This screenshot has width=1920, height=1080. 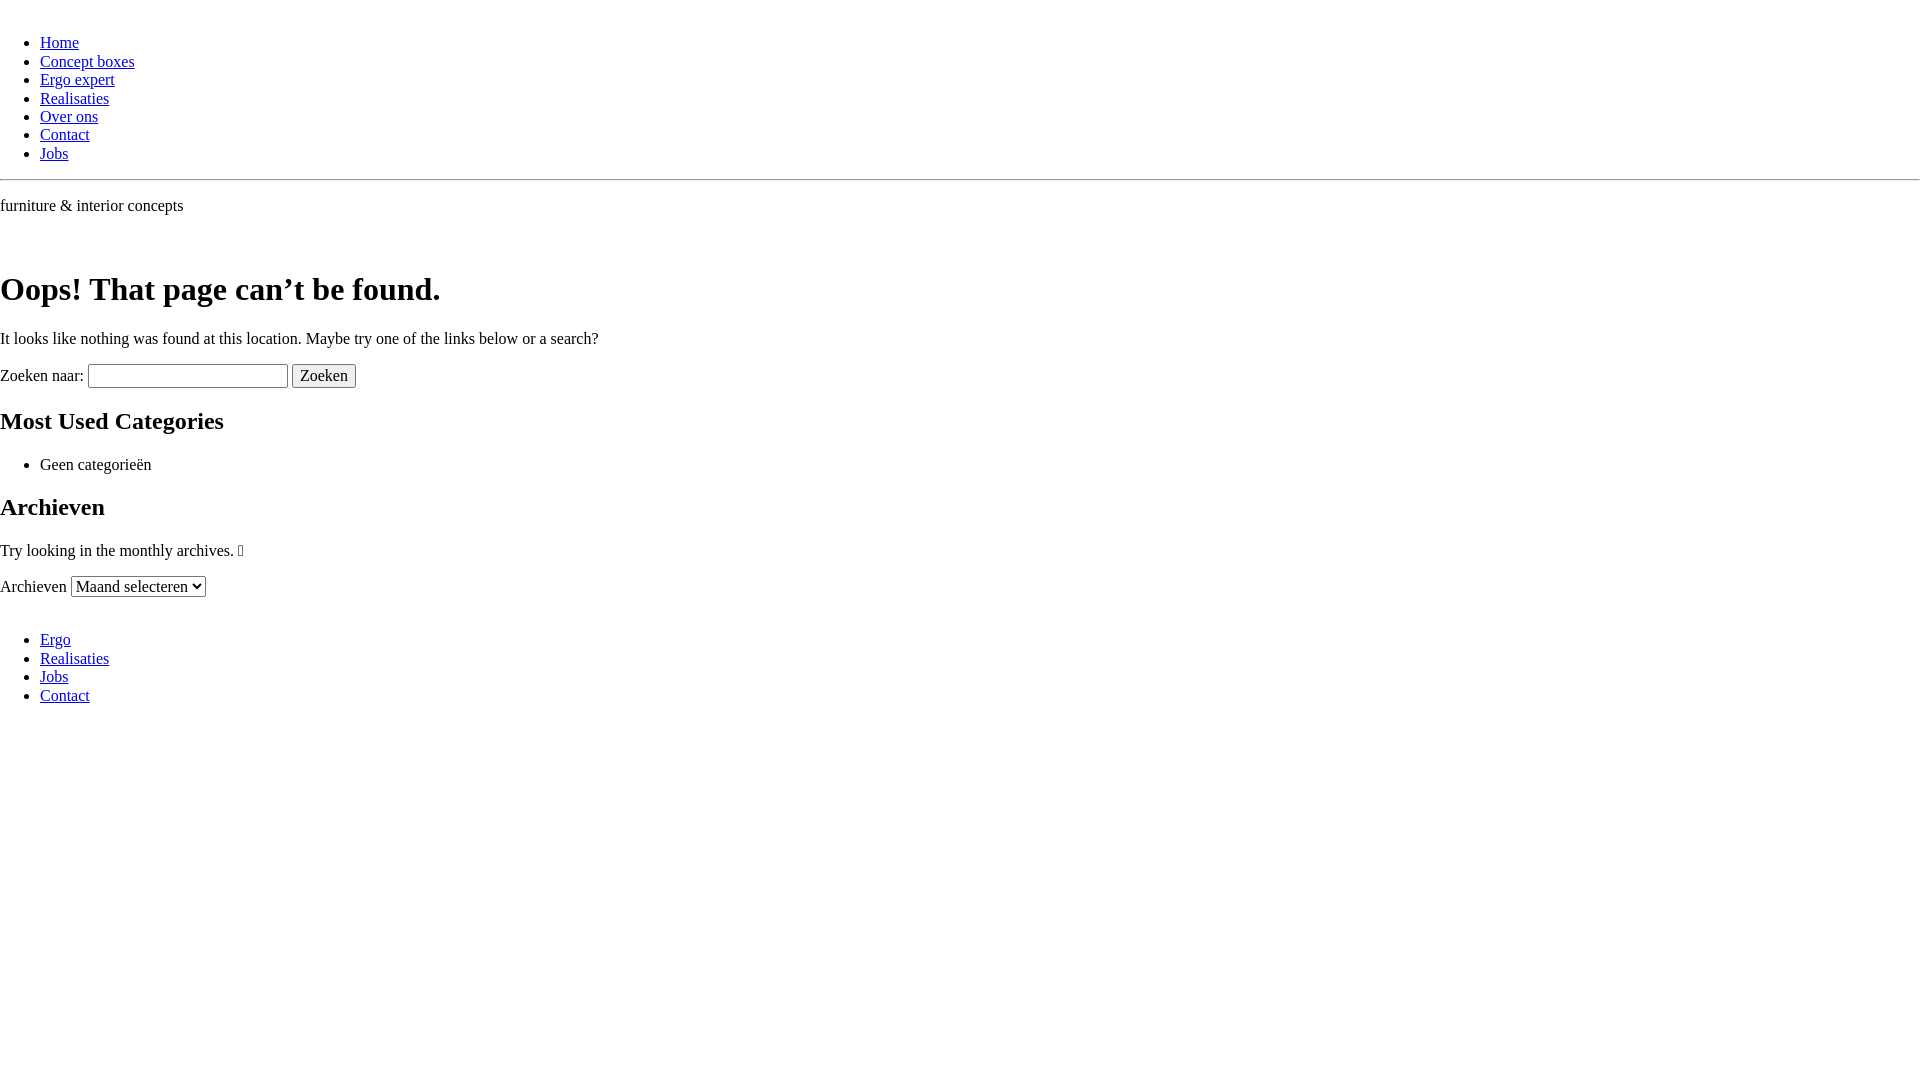 I want to click on 'Concept boxes', so click(x=39, y=60).